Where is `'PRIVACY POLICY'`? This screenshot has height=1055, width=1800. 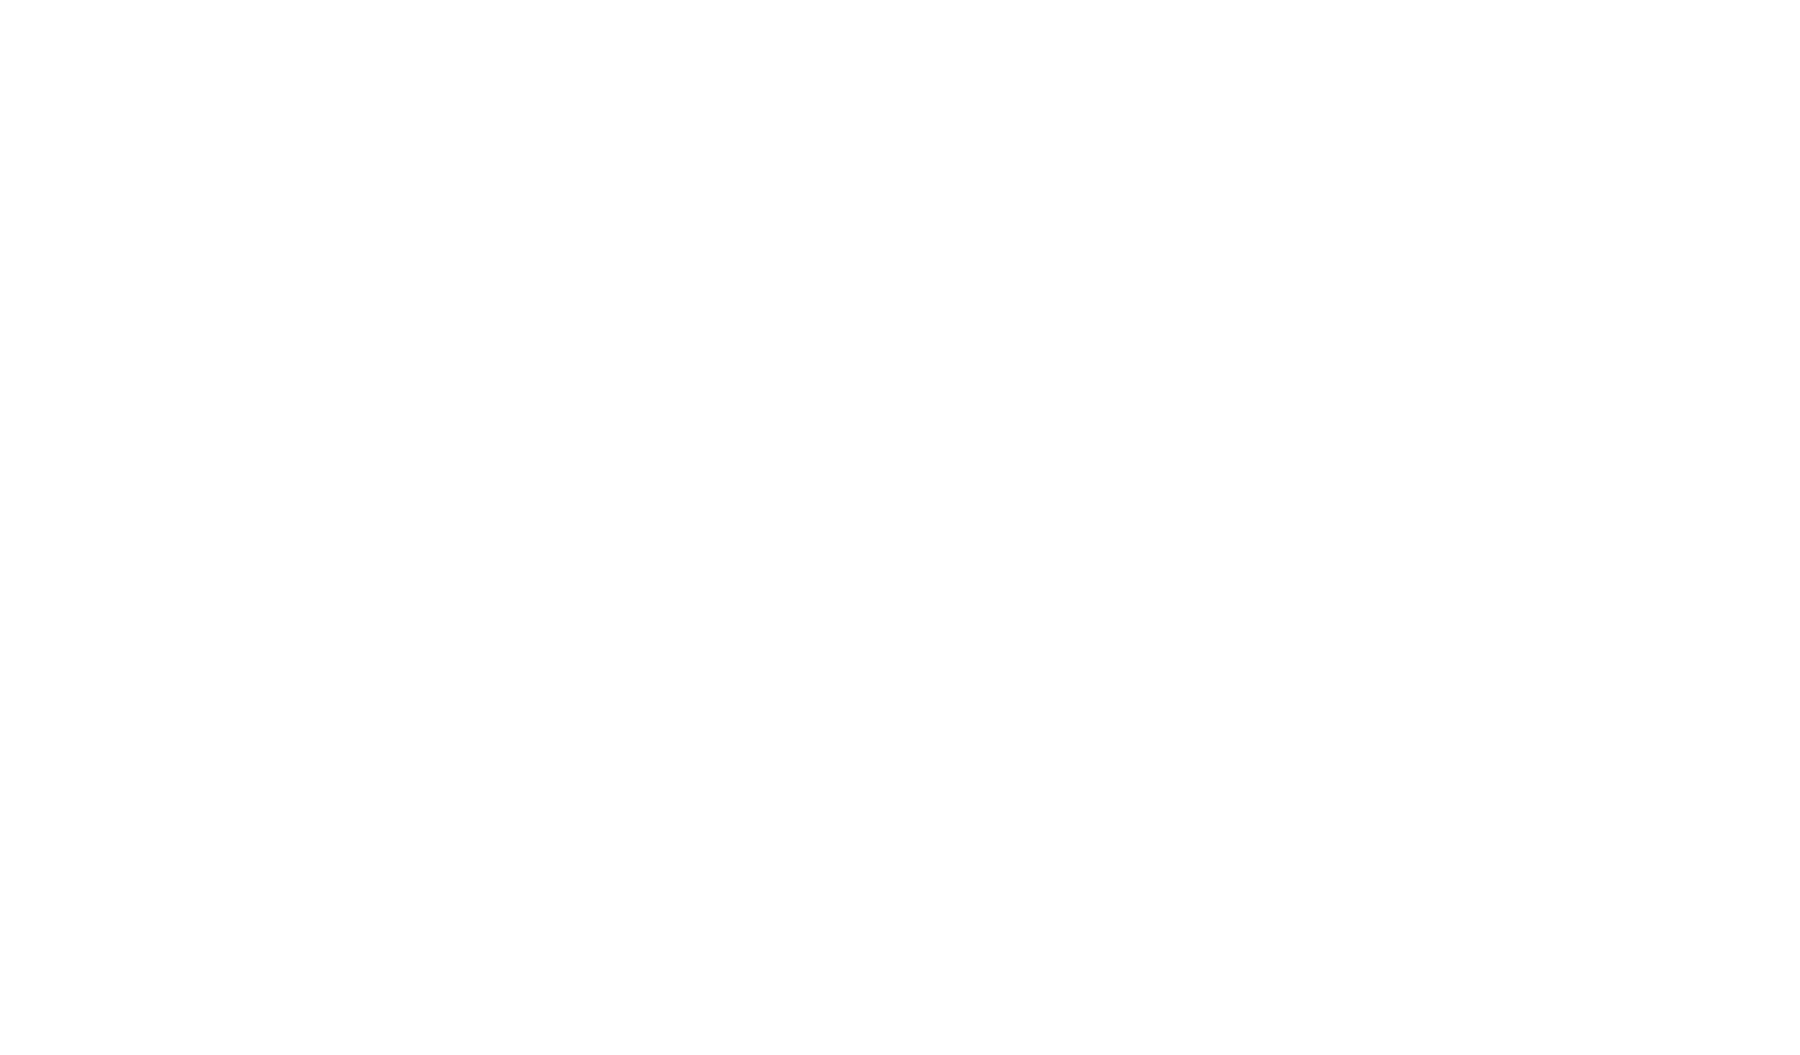
'PRIVACY POLICY' is located at coordinates (219, 704).